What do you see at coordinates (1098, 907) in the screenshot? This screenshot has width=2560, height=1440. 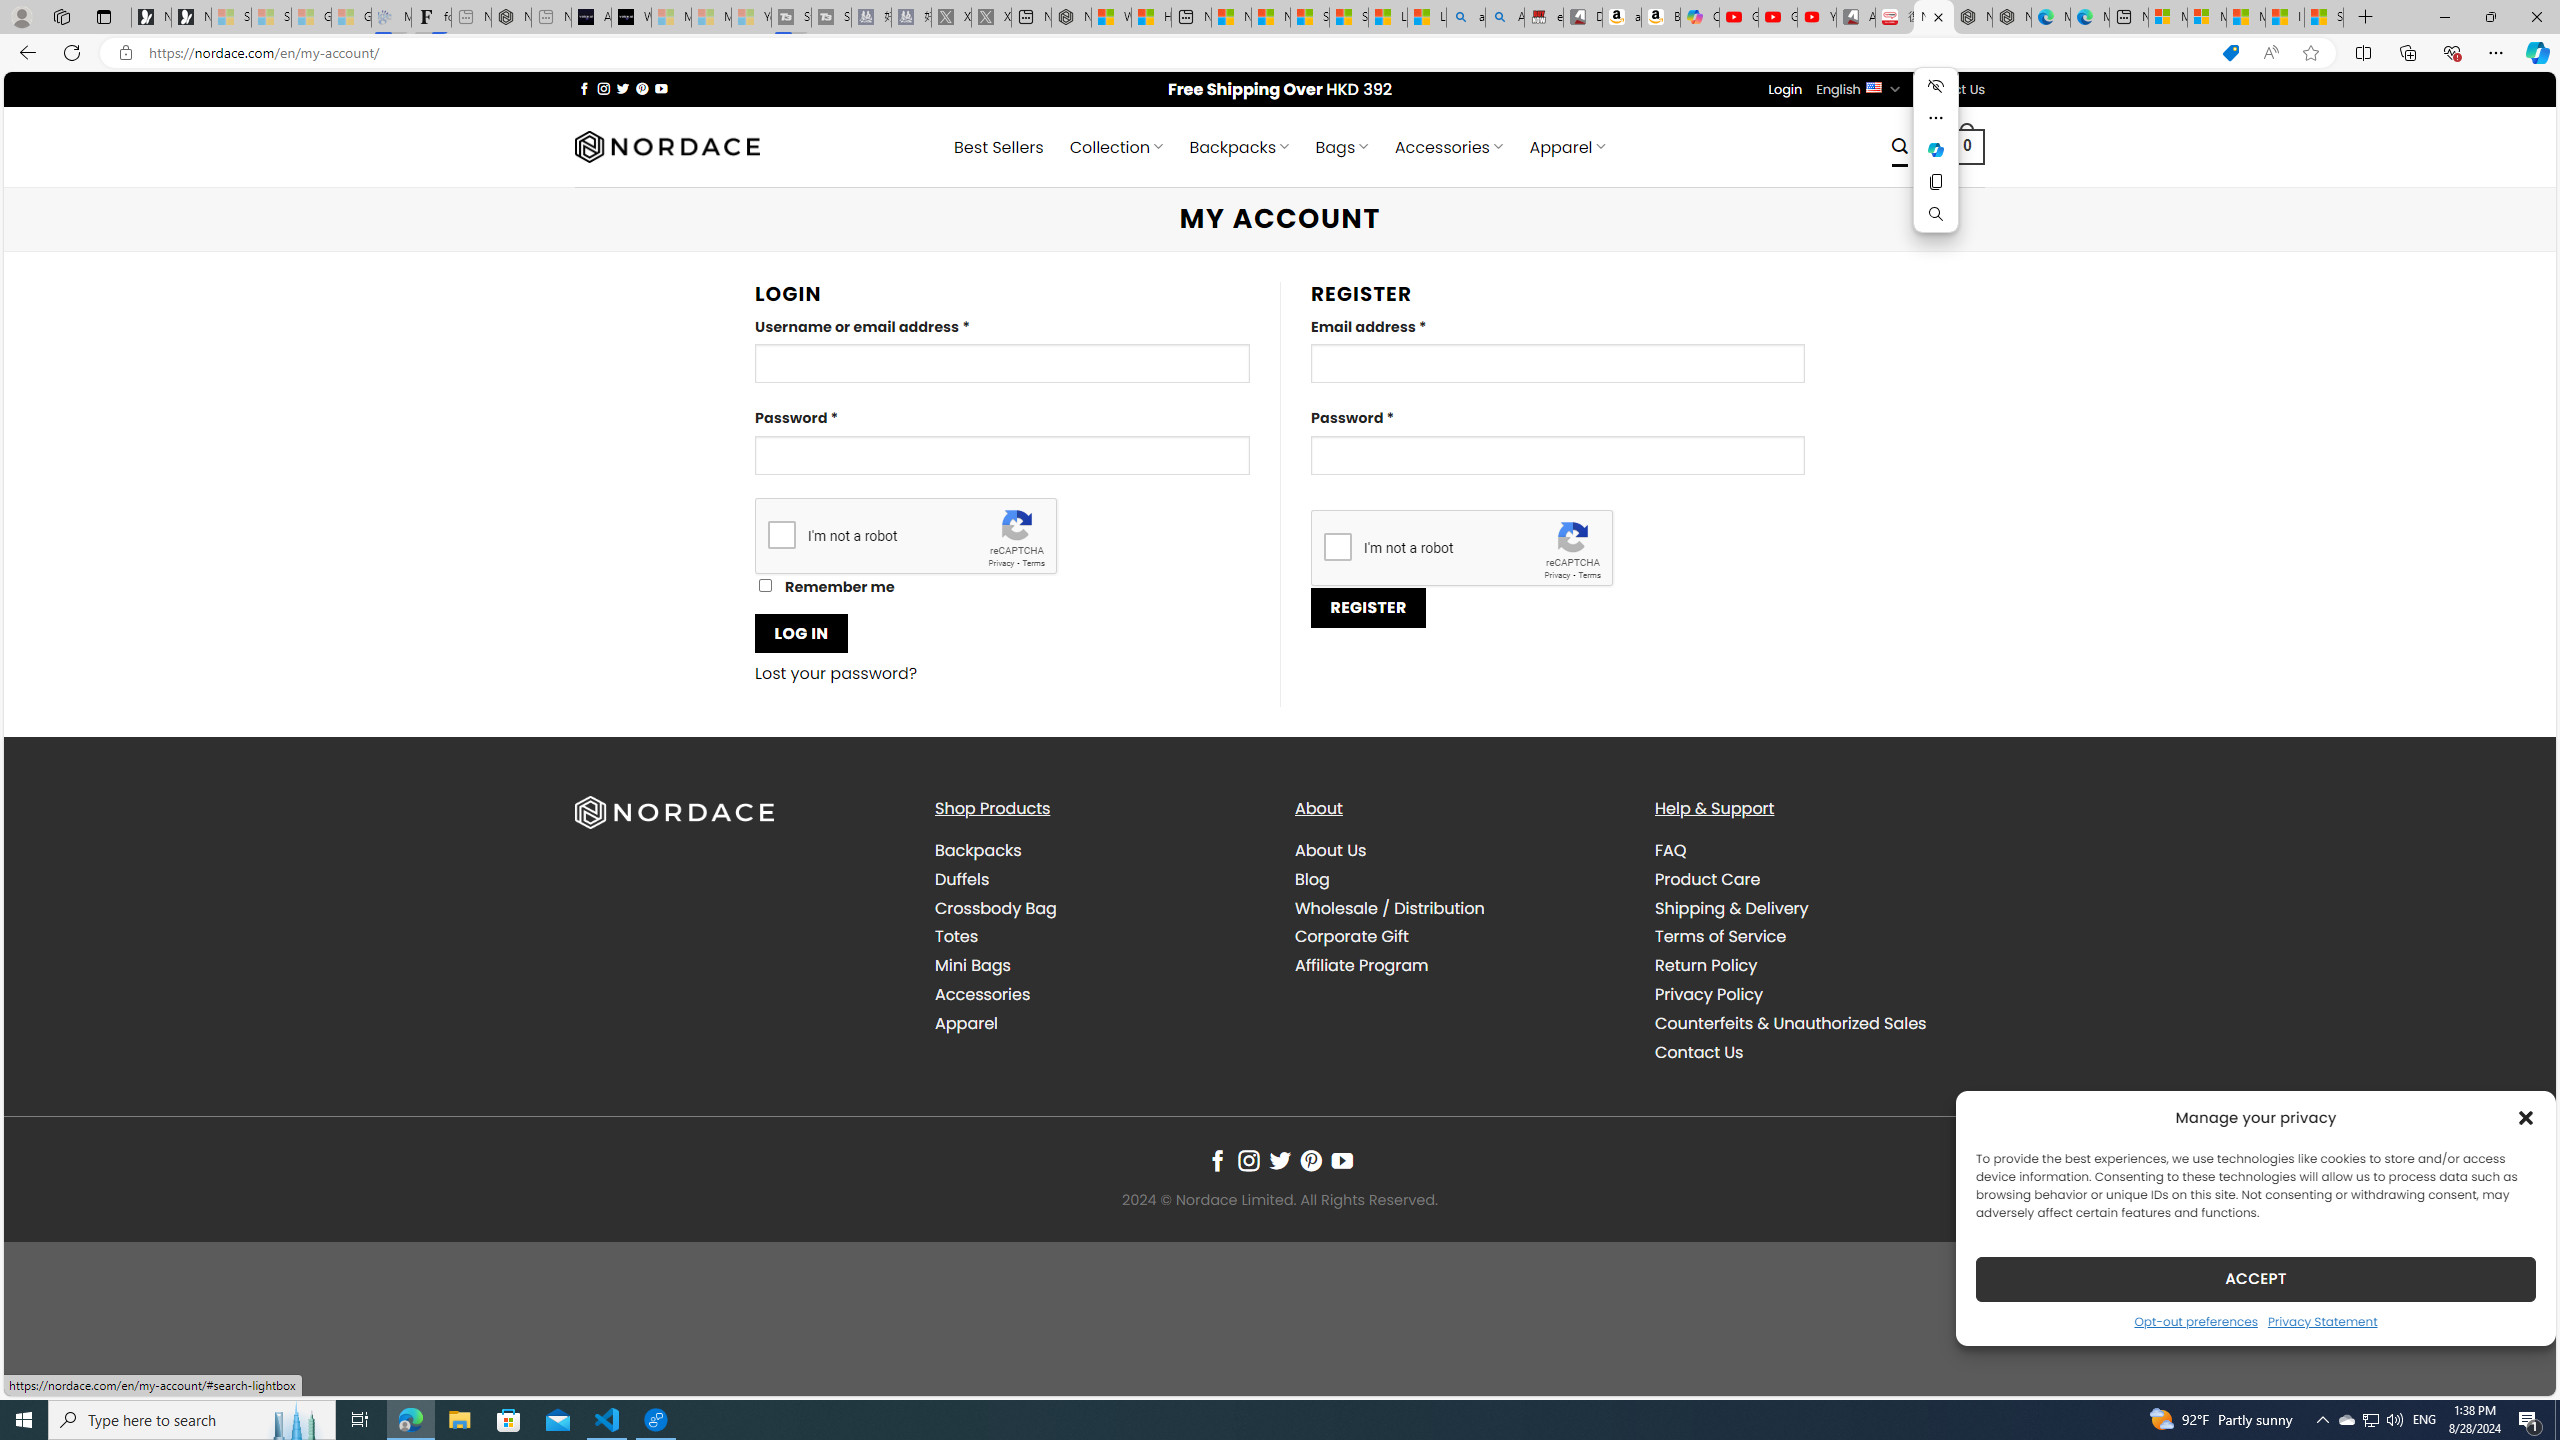 I see `'Crossbody Bag'` at bounding box center [1098, 907].